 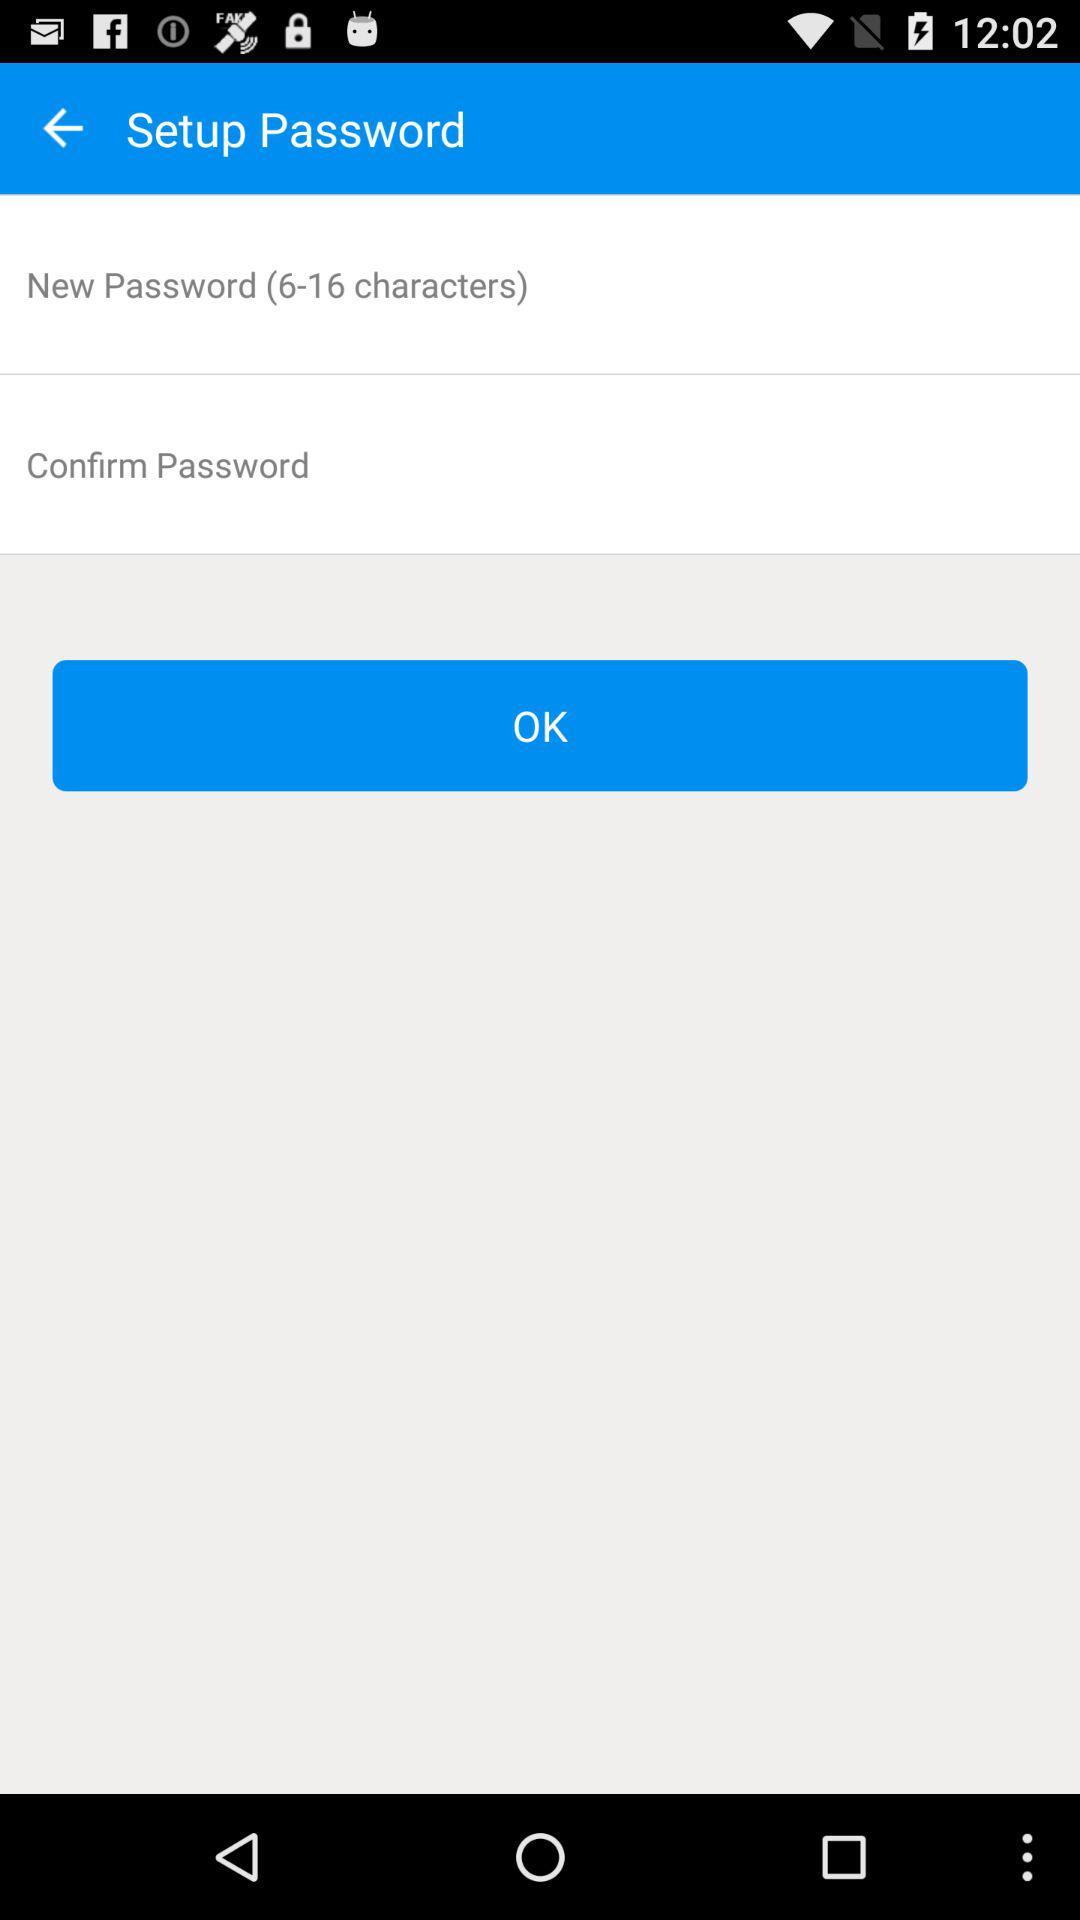 What do you see at coordinates (540, 283) in the screenshot?
I see `option to setup new password of 6-16 characters` at bounding box center [540, 283].